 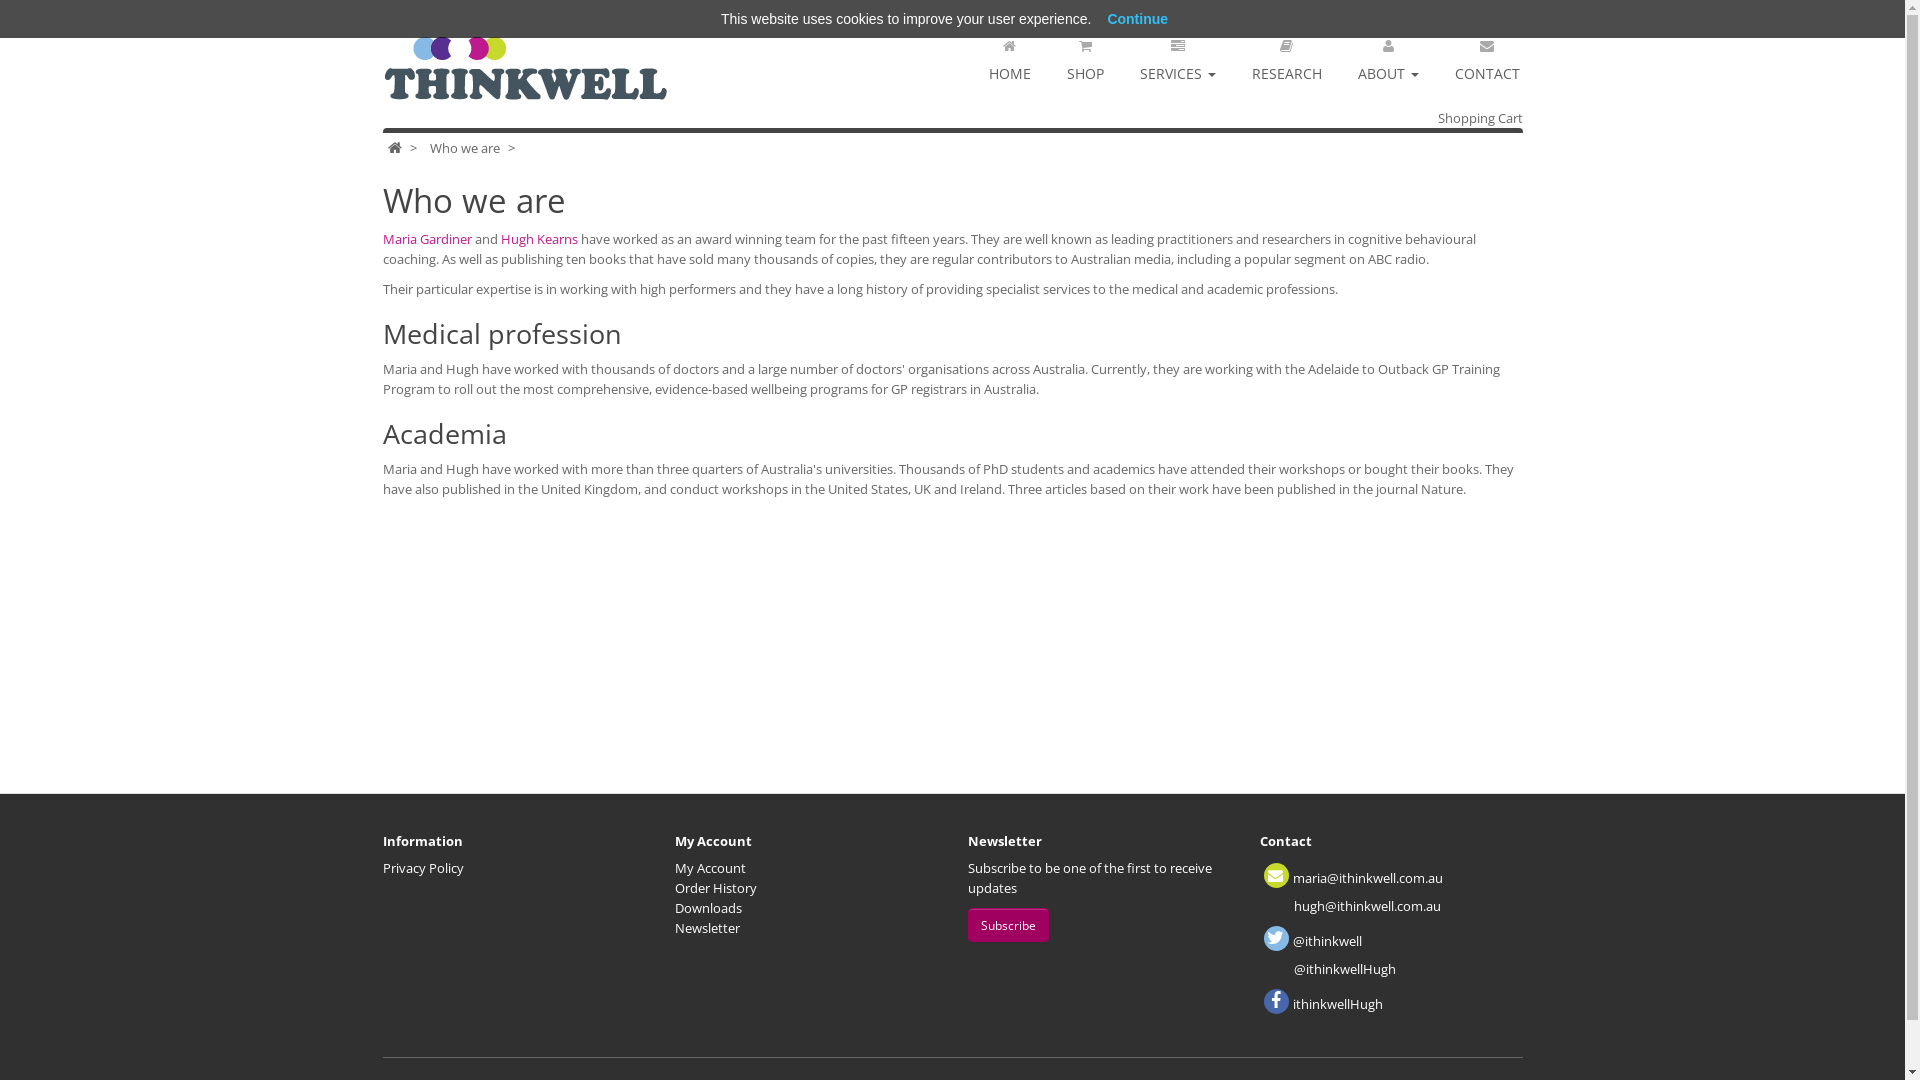 What do you see at coordinates (1344, 967) in the screenshot?
I see `'@ithinkwellHugh'` at bounding box center [1344, 967].